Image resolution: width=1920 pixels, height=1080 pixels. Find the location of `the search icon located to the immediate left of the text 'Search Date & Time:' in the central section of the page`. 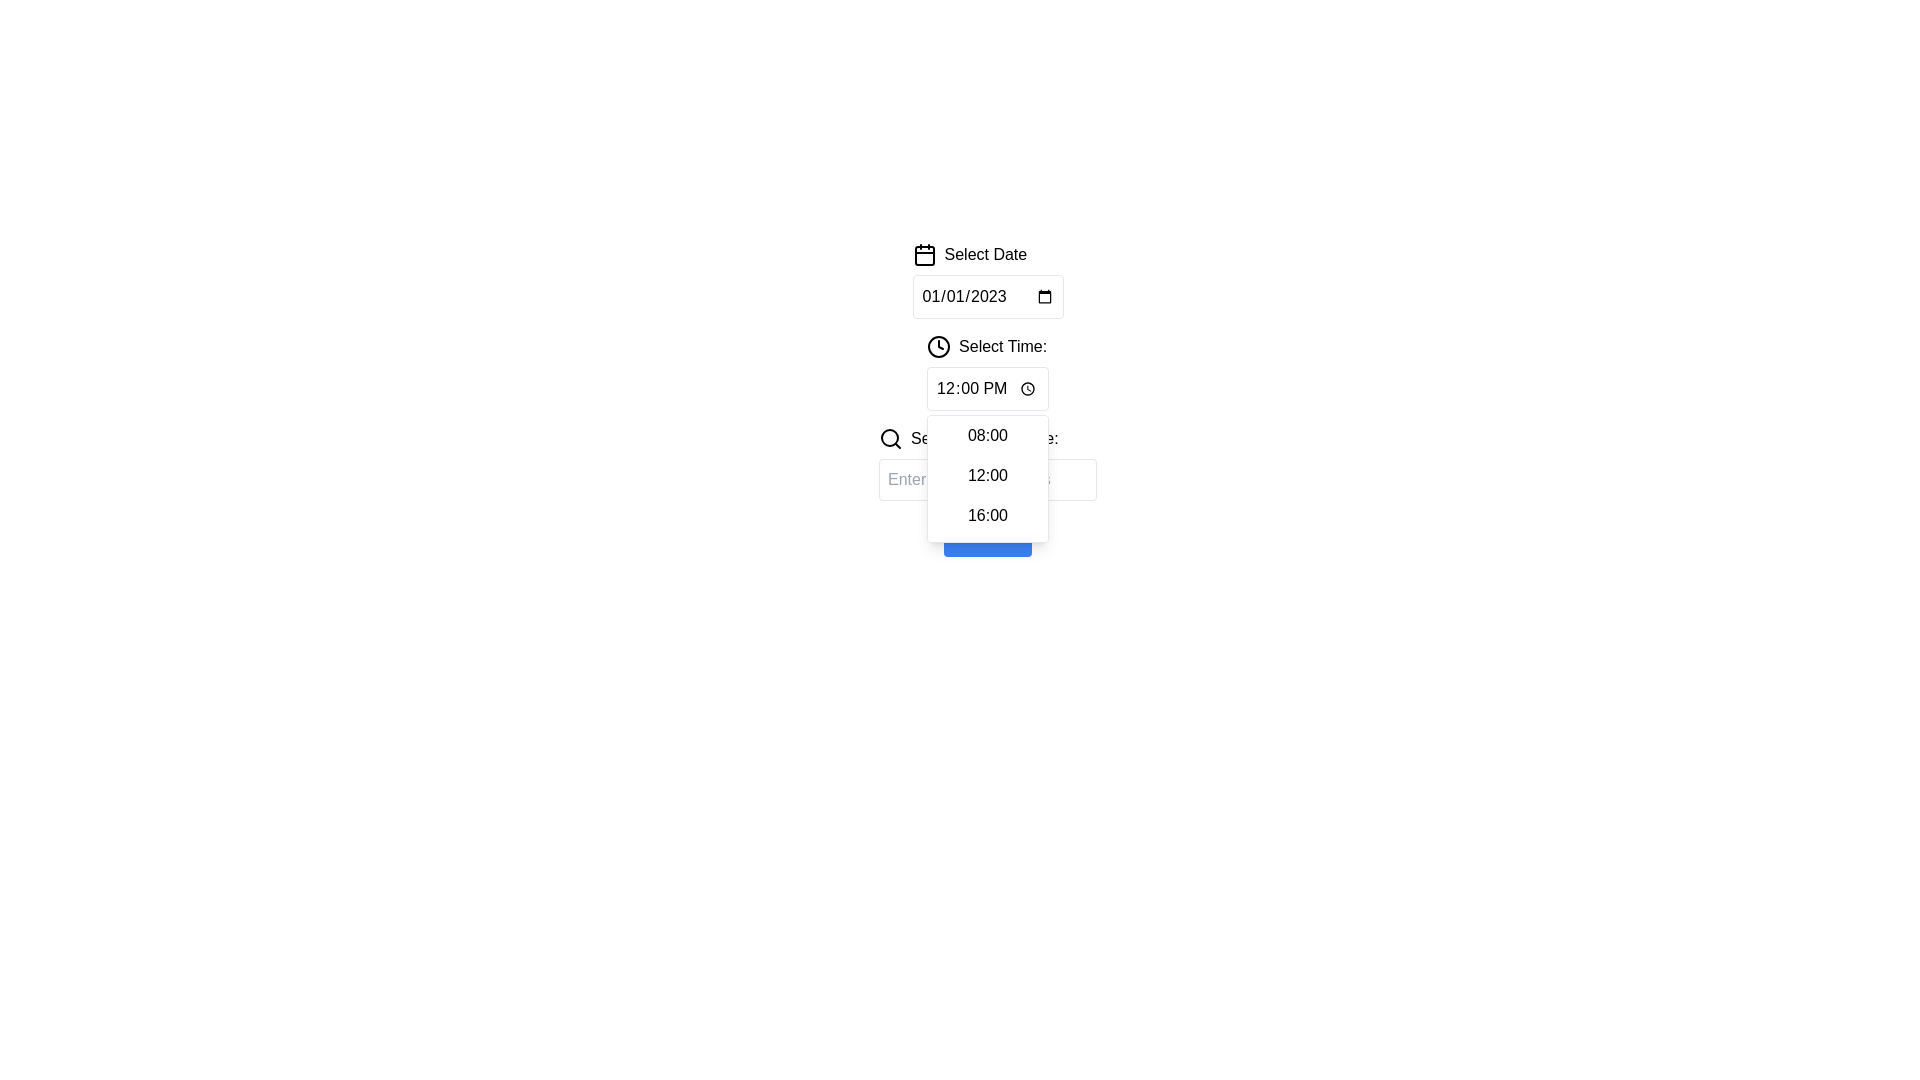

the search icon located to the immediate left of the text 'Search Date & Time:' in the central section of the page is located at coordinates (890, 438).